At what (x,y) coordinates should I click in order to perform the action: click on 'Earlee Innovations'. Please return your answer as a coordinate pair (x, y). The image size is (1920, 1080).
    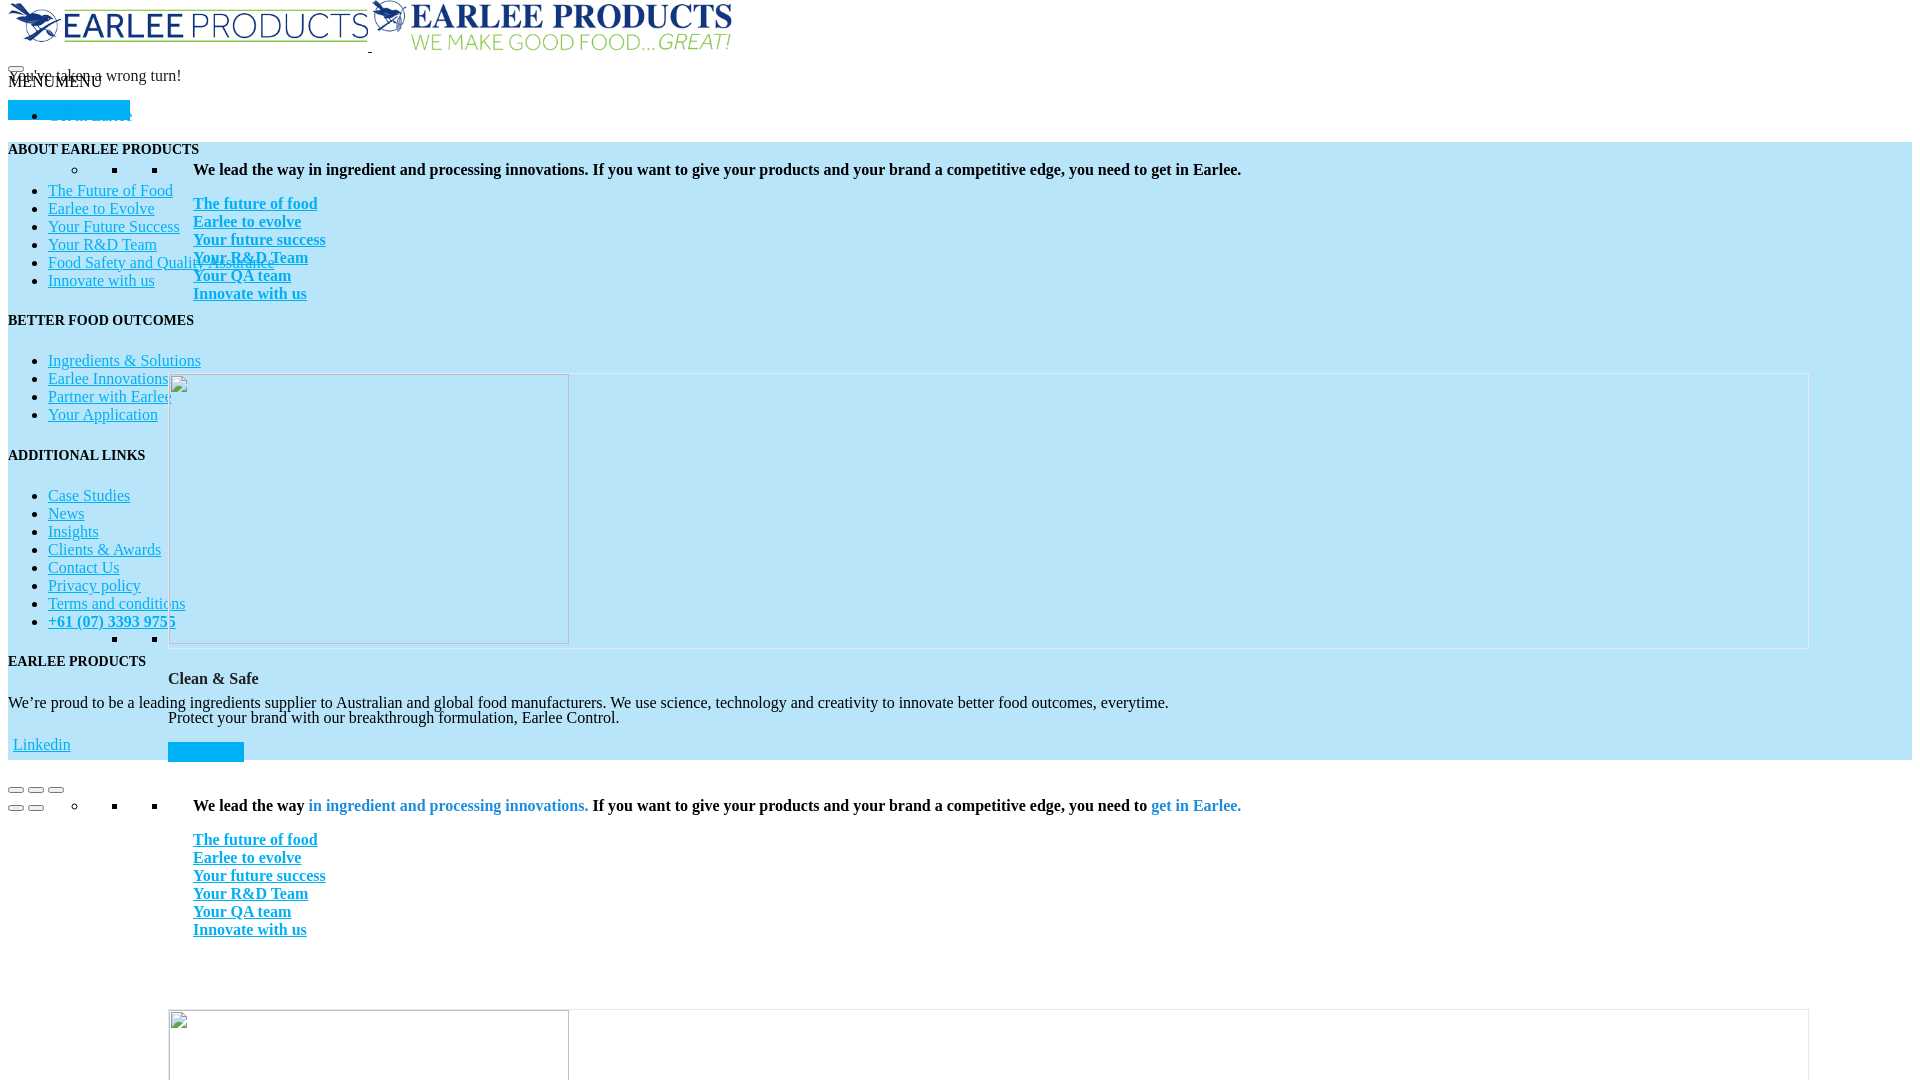
    Looking at the image, I should click on (106, 378).